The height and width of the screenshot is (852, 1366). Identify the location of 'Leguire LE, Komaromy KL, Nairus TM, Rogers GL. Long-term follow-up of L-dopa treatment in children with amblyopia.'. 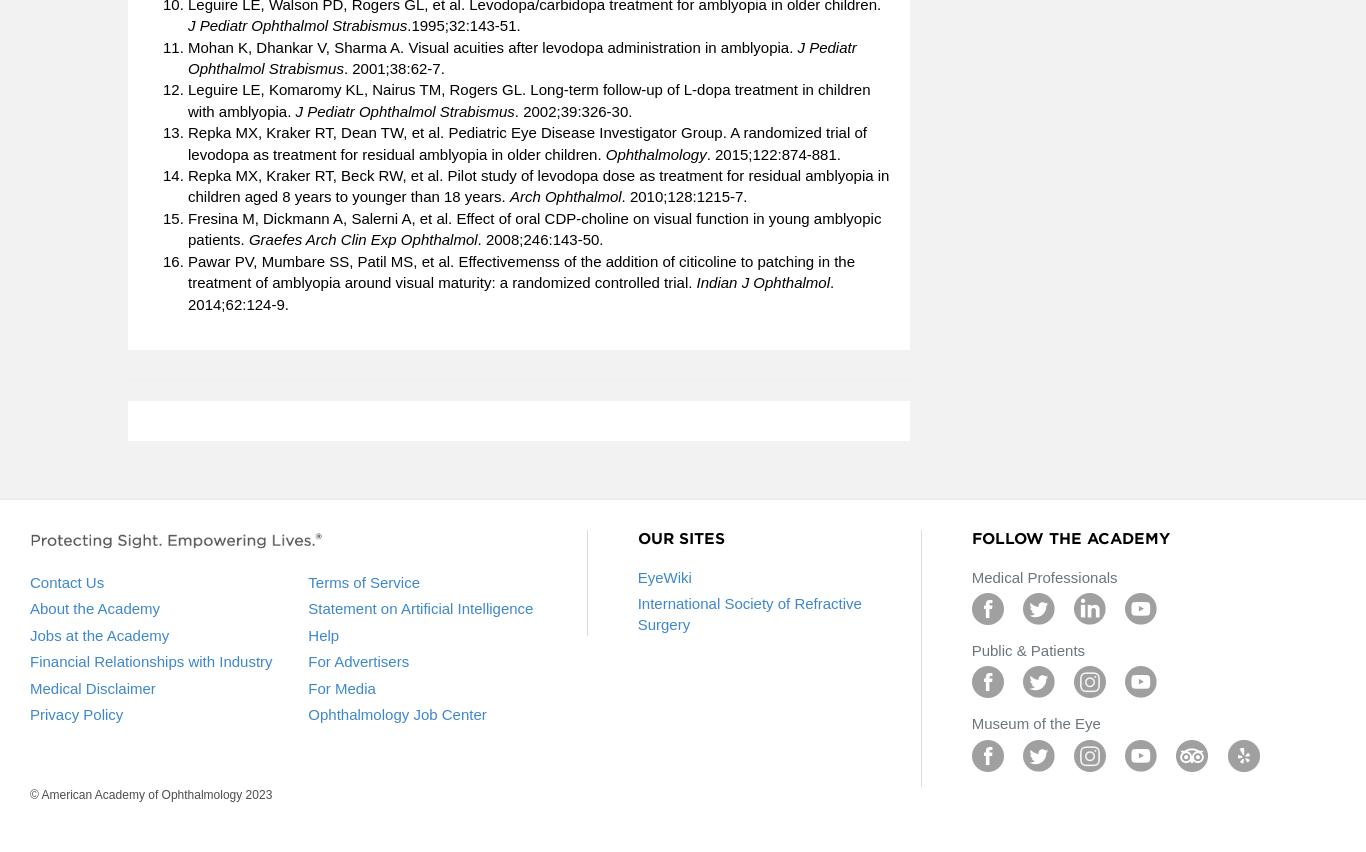
(529, 99).